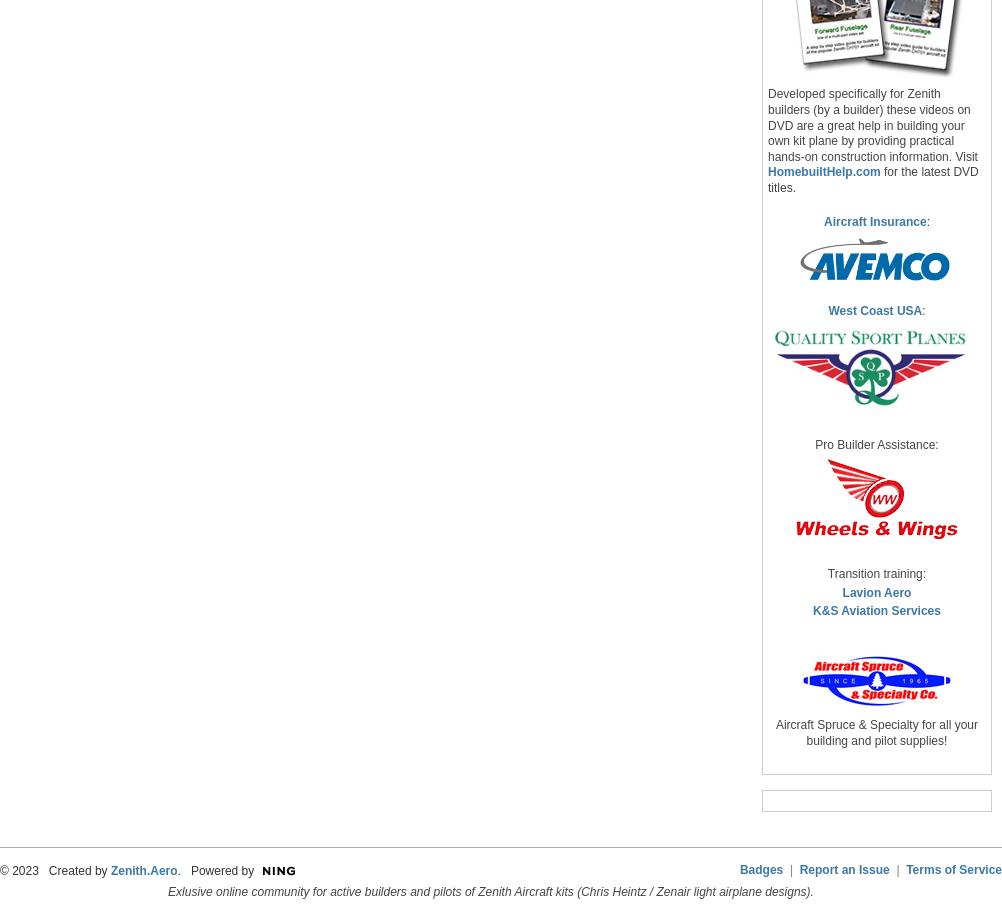 The image size is (1002, 915). What do you see at coordinates (774, 732) in the screenshot?
I see `'Aircraft Spruce & Specialty for all your building and pilot supplies!'` at bounding box center [774, 732].